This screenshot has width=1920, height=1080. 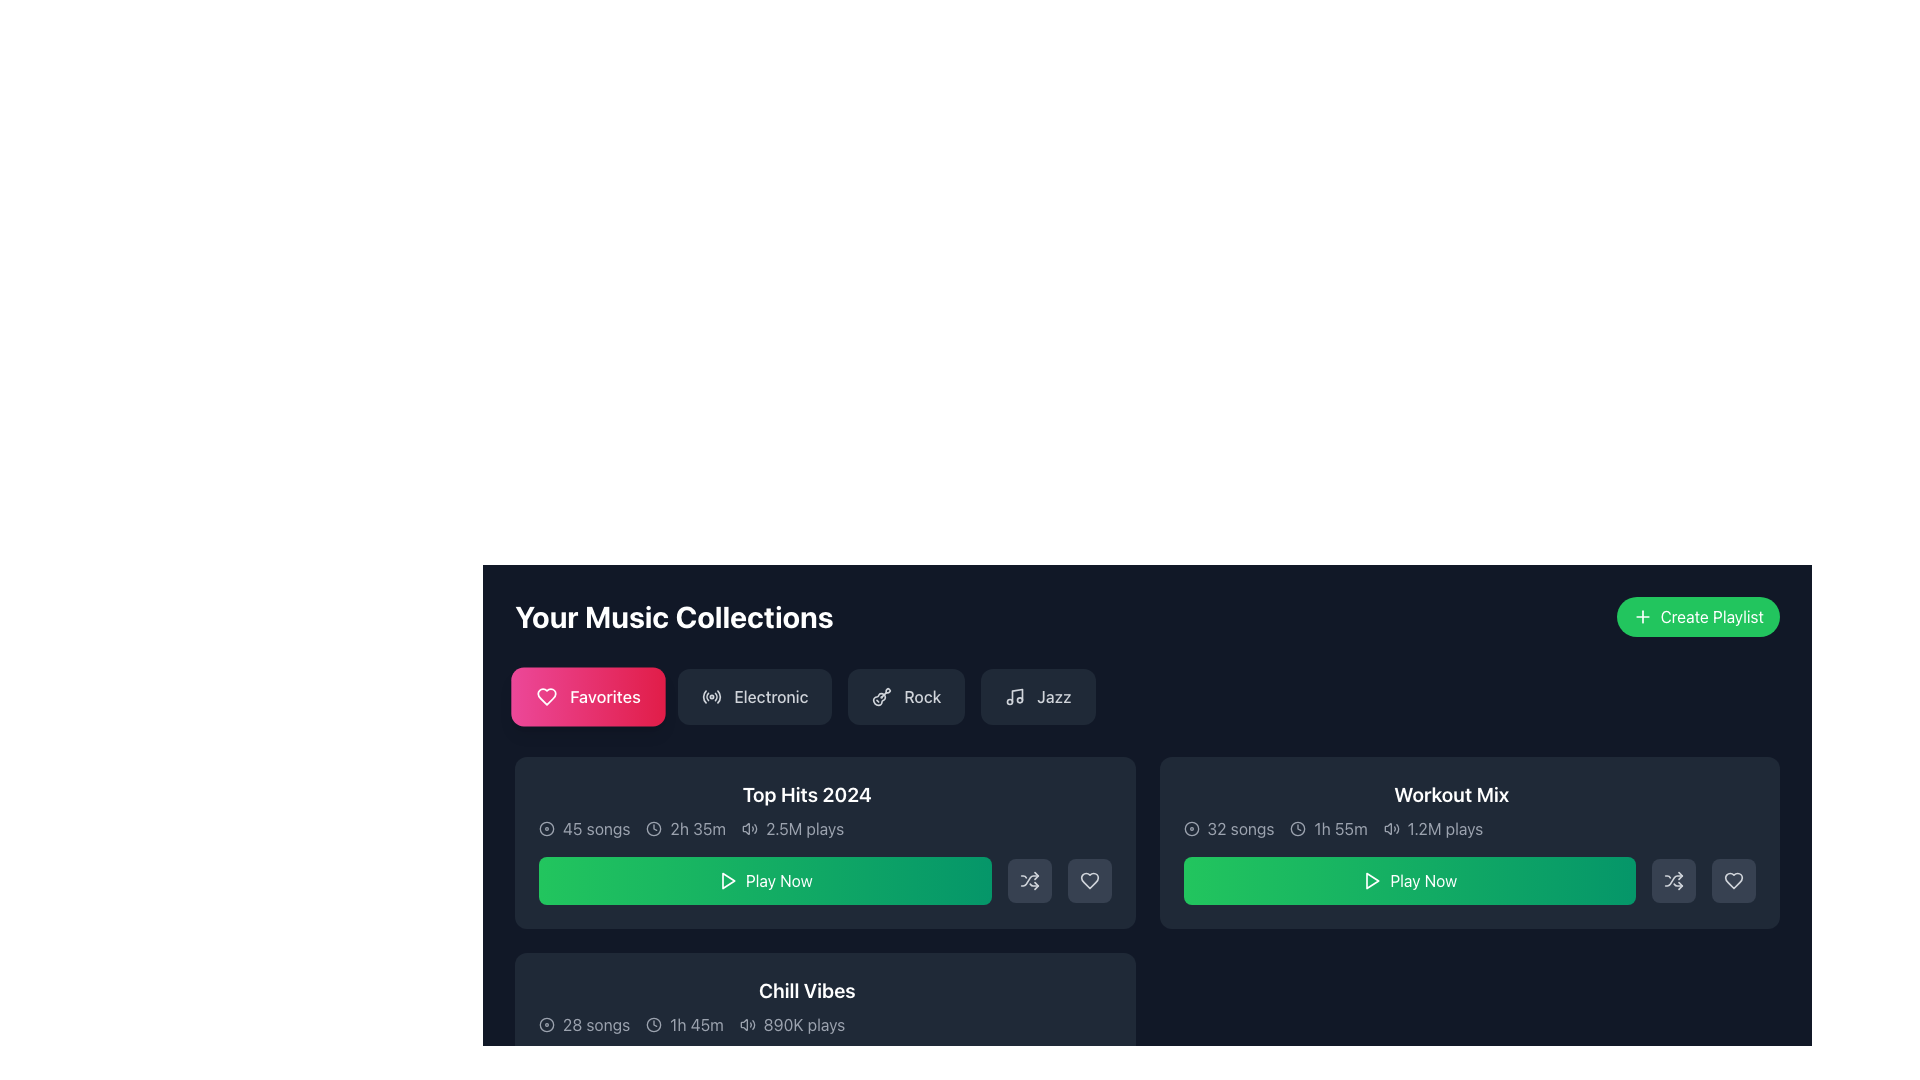 What do you see at coordinates (1038, 696) in the screenshot?
I see `the button for selecting the 'Jazz' music category, which is the fourth button in a horizontal row under 'Your Music Collections'` at bounding box center [1038, 696].